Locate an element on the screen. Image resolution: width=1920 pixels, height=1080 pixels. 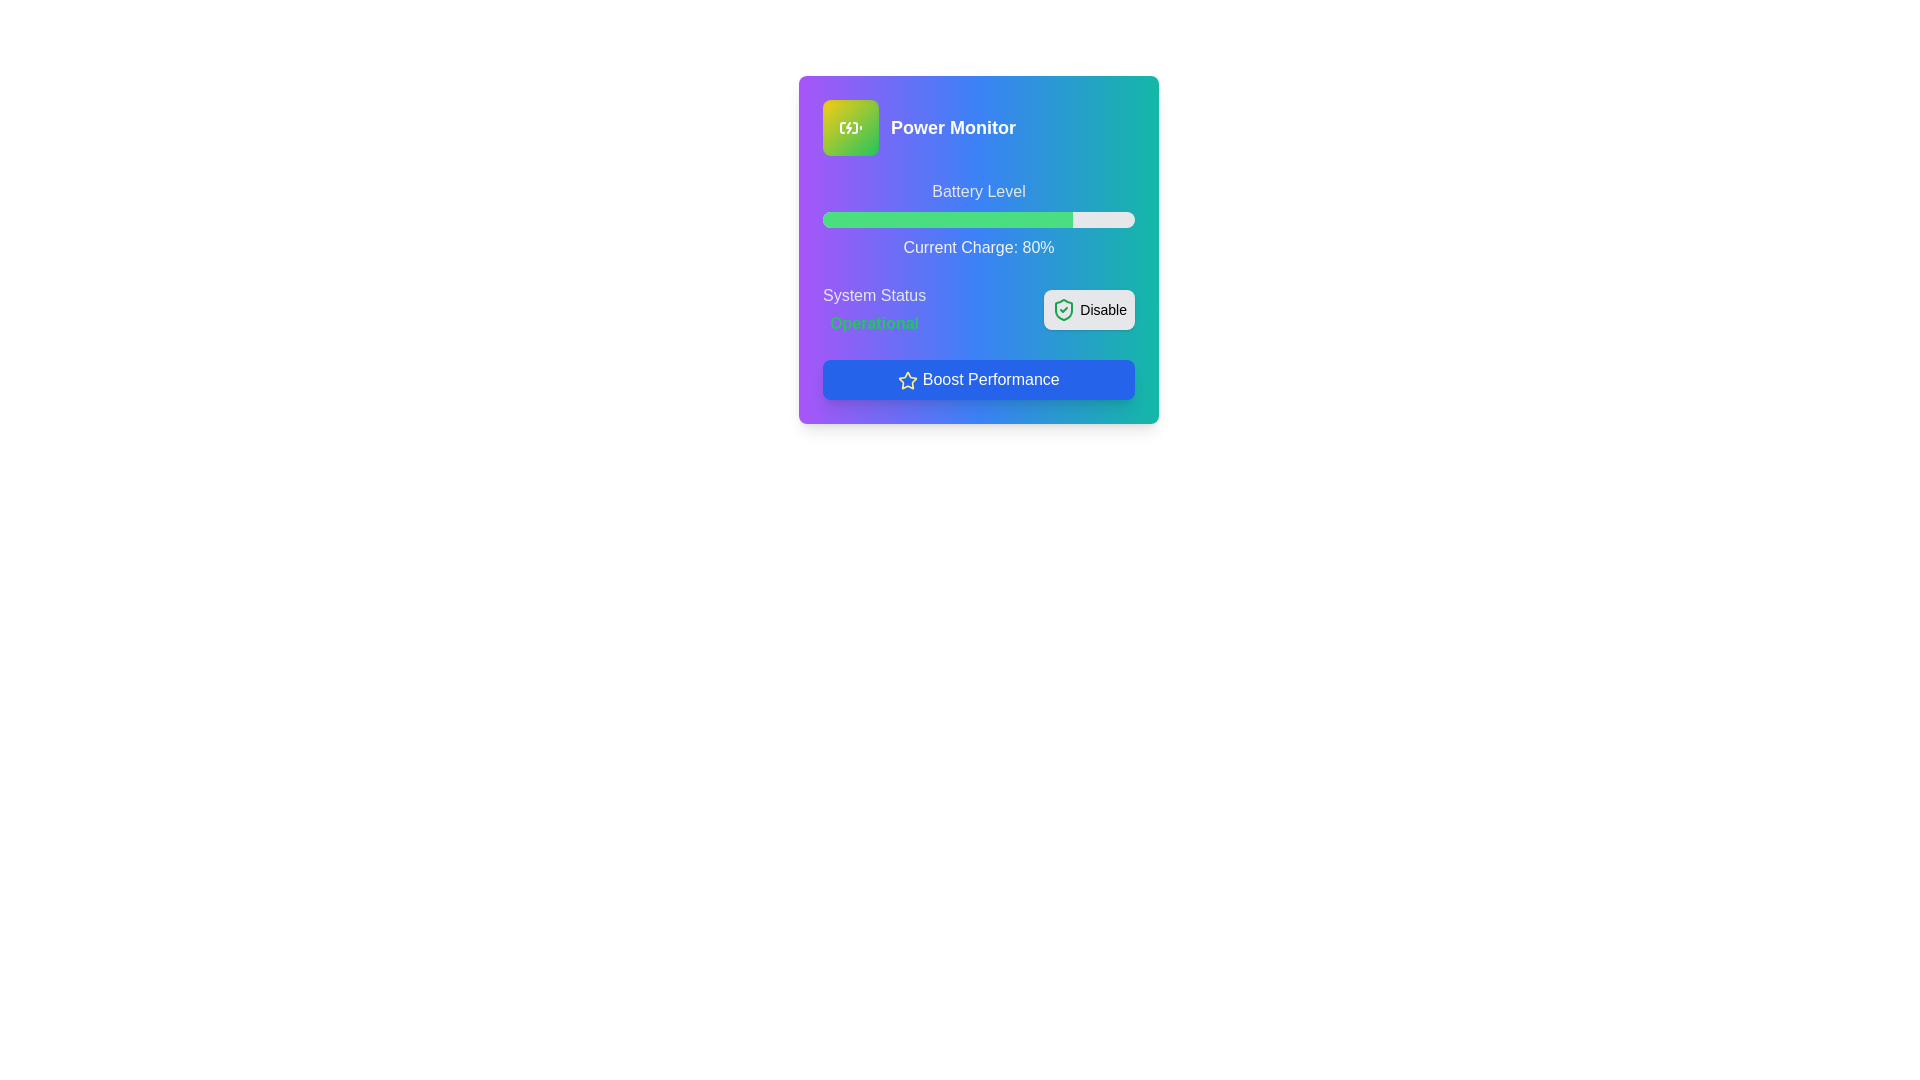
the green progress bar with rounded edges, which represents the battery level, located under the 'Battery Level' label is located at coordinates (946, 219).